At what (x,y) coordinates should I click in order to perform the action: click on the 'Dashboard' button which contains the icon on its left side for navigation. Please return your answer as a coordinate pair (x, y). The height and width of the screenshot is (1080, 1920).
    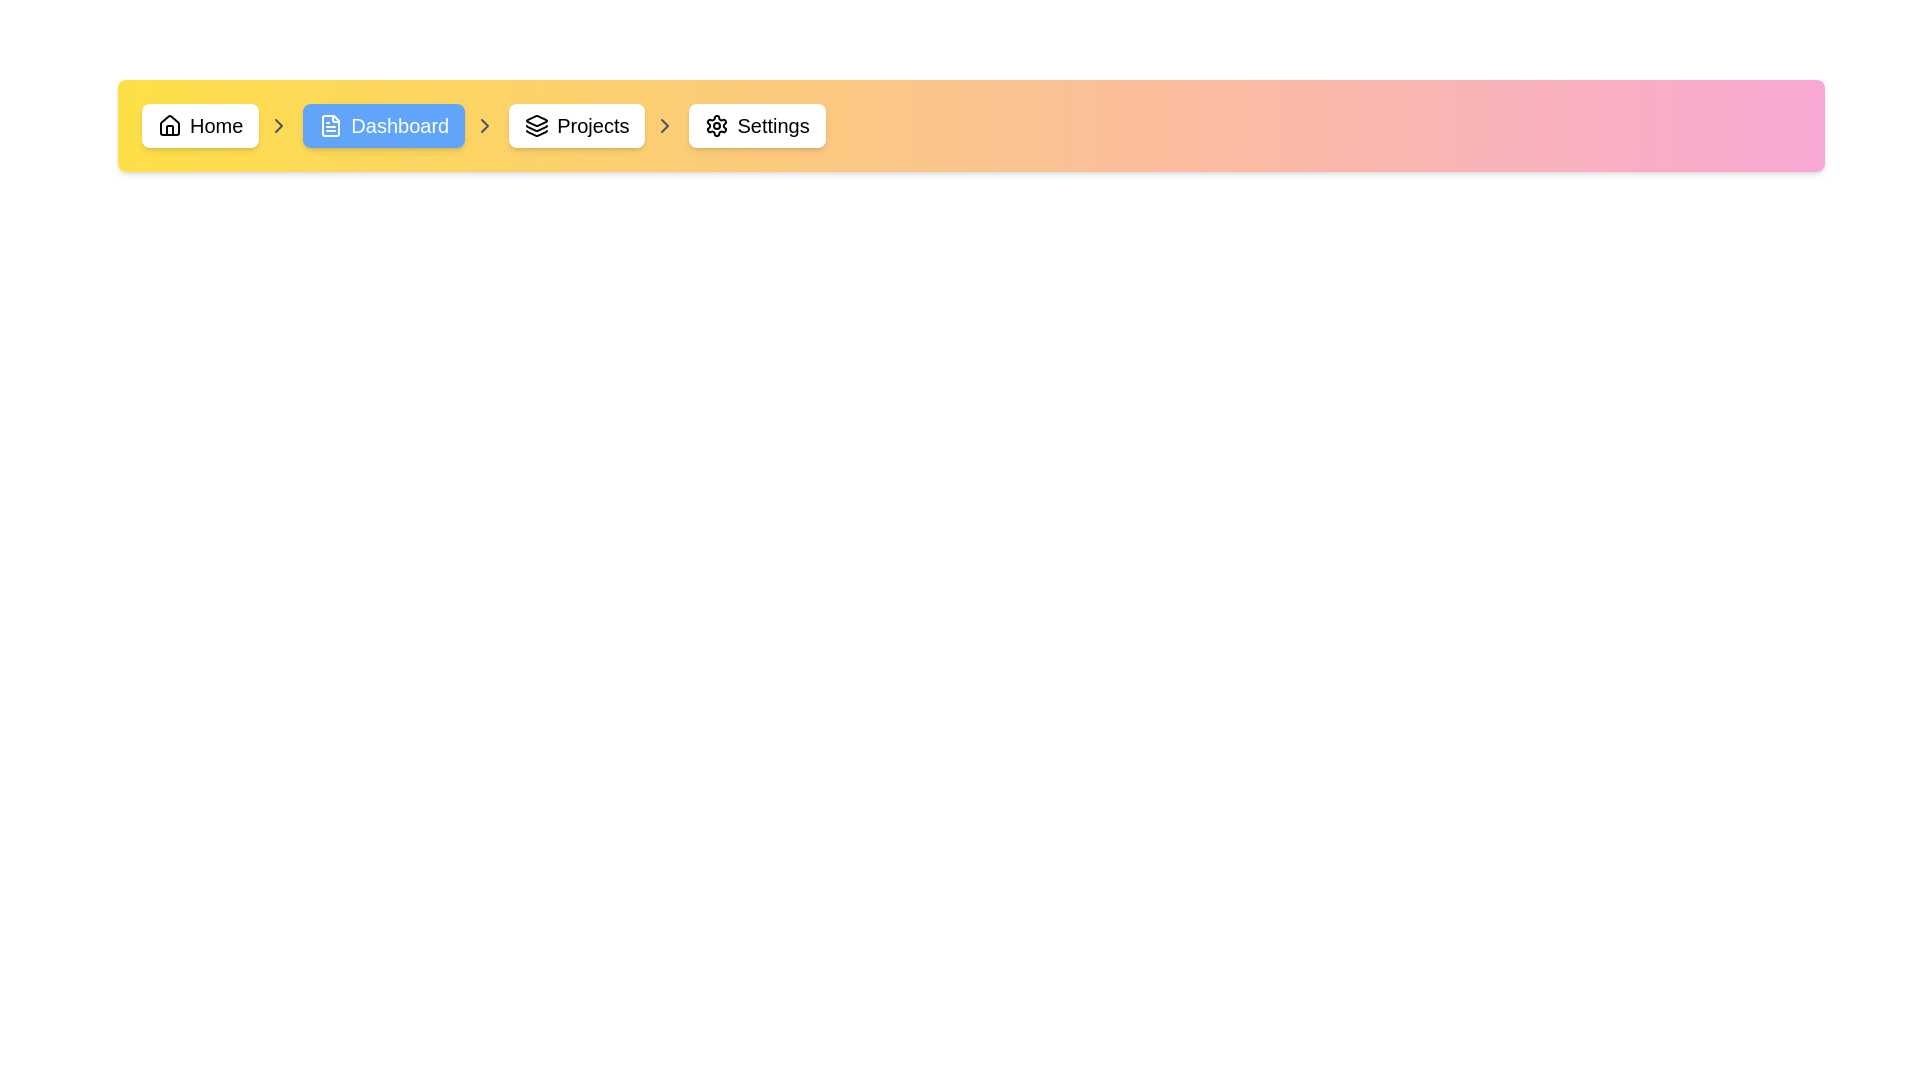
    Looking at the image, I should click on (331, 126).